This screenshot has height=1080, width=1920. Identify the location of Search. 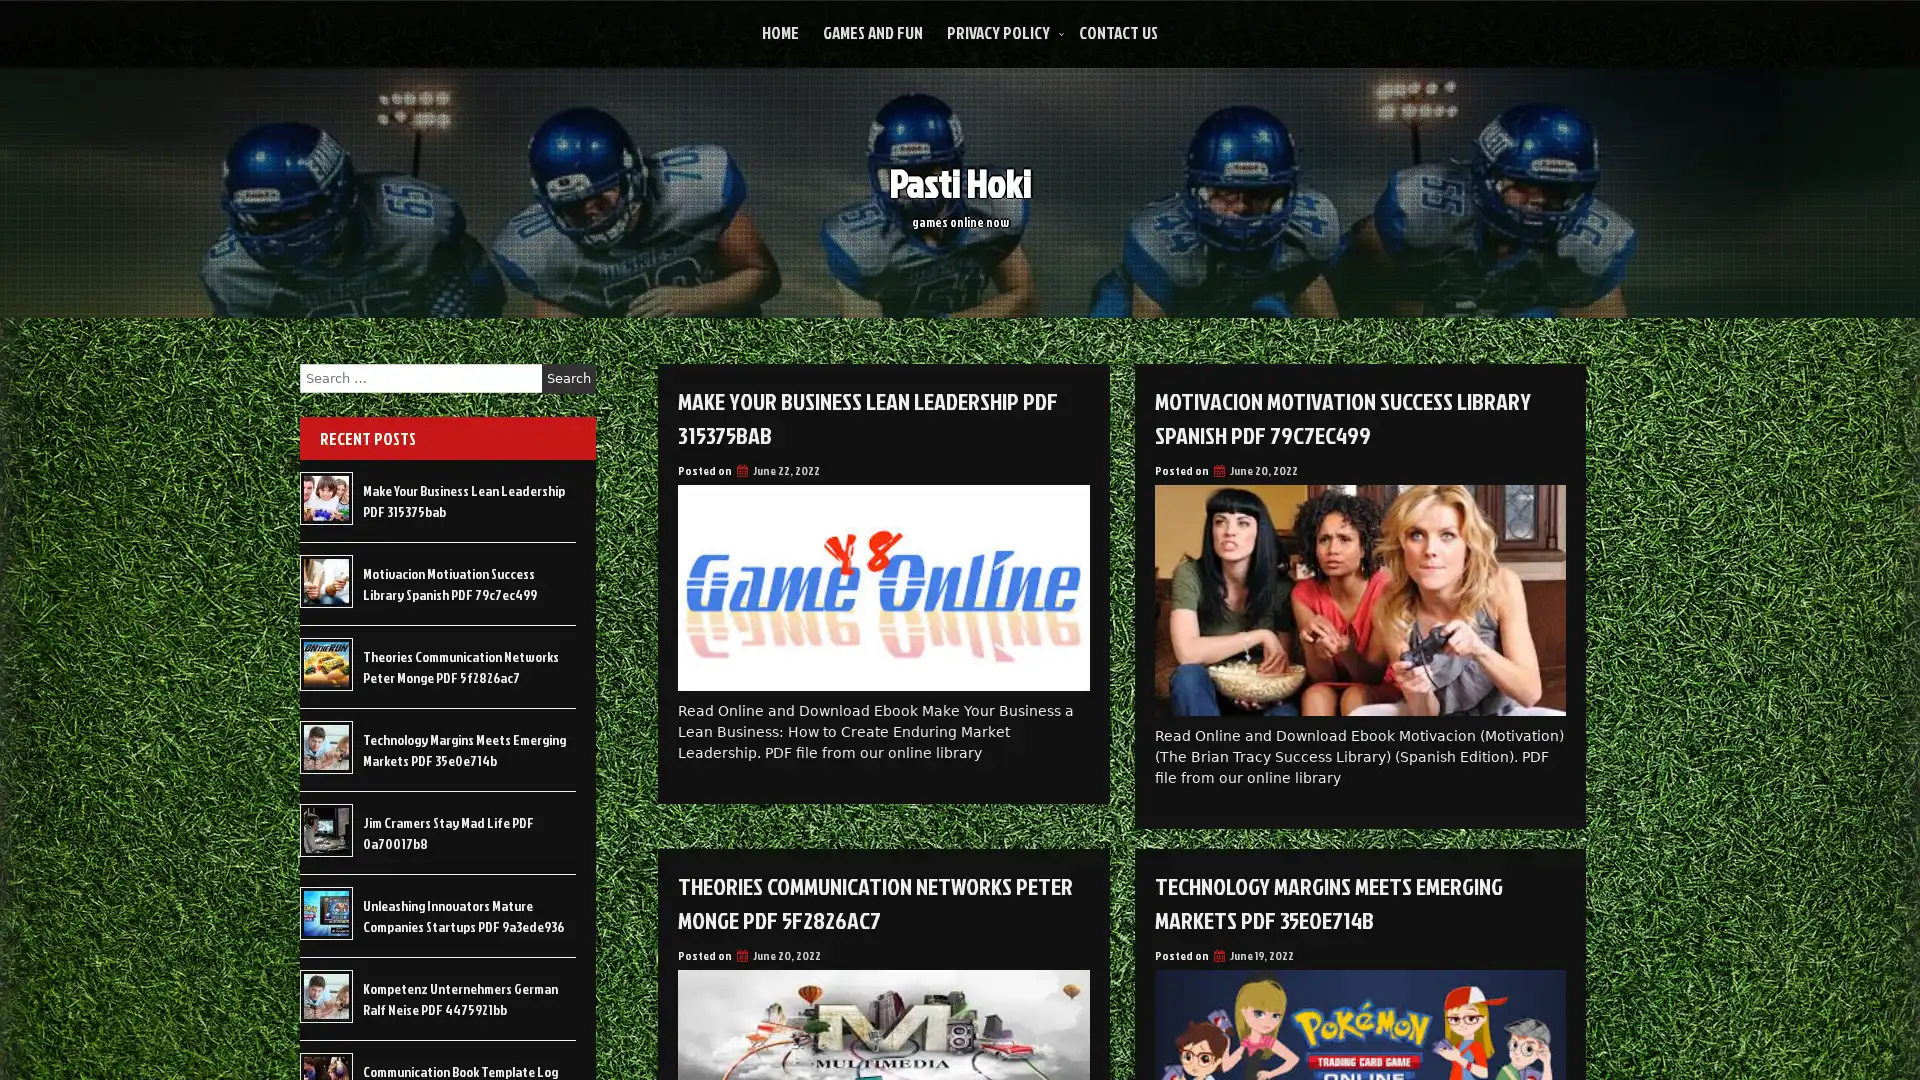
(568, 378).